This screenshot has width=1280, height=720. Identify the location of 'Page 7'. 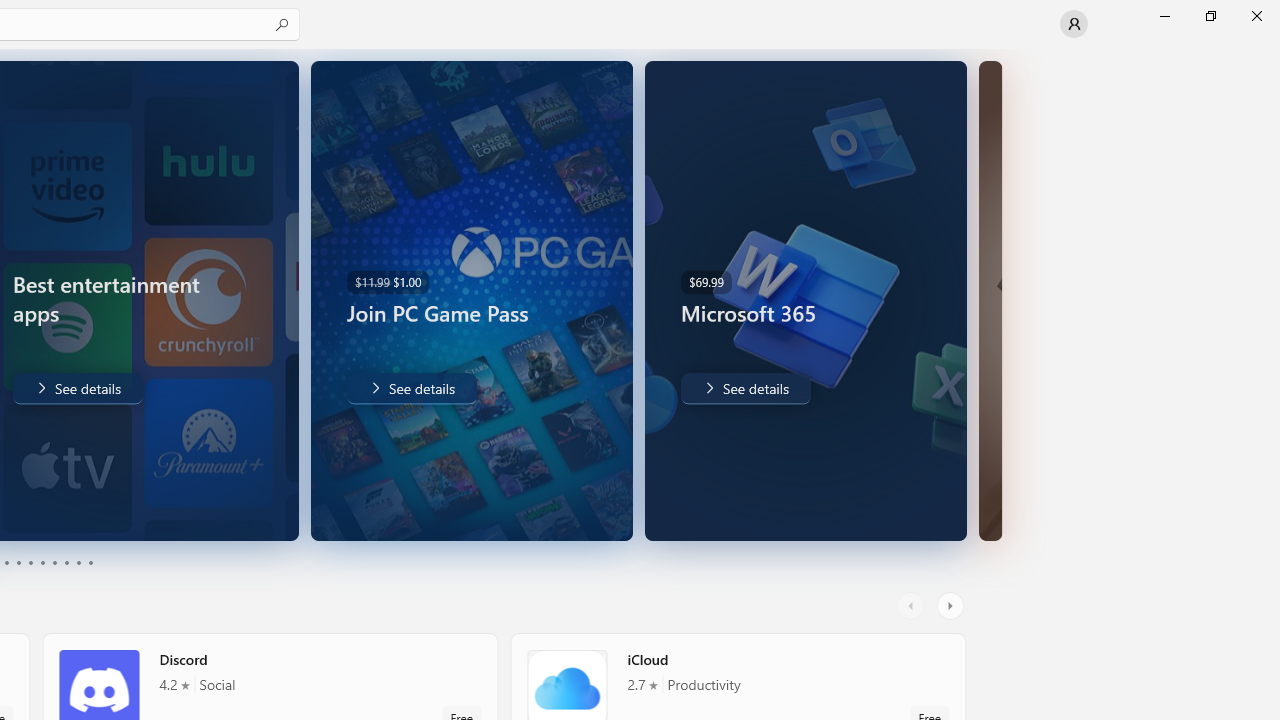
(54, 563).